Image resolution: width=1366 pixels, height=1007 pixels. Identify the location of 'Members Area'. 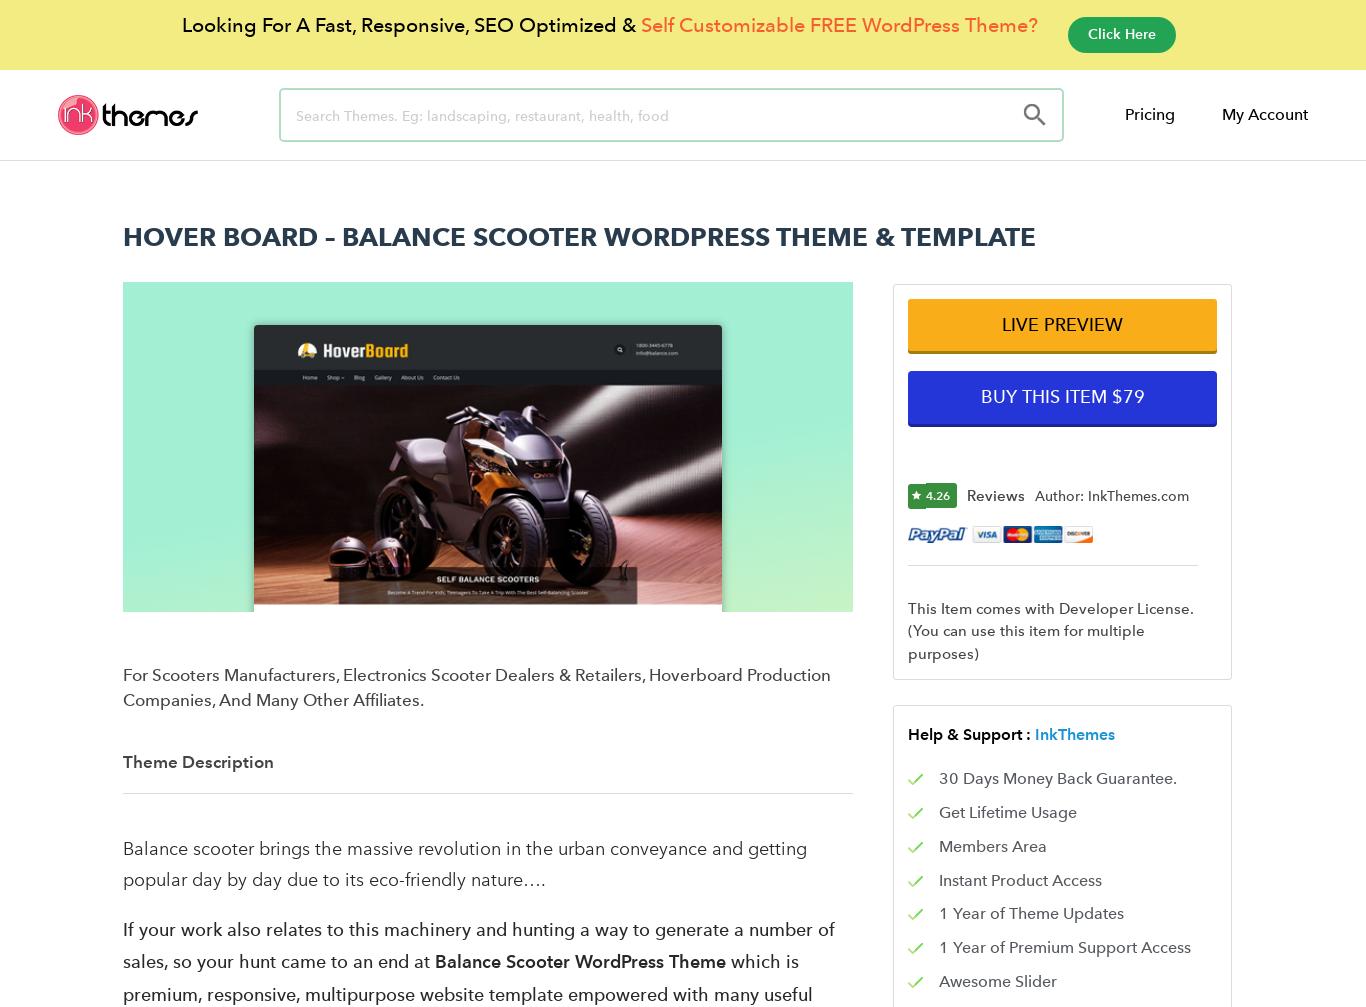
(992, 844).